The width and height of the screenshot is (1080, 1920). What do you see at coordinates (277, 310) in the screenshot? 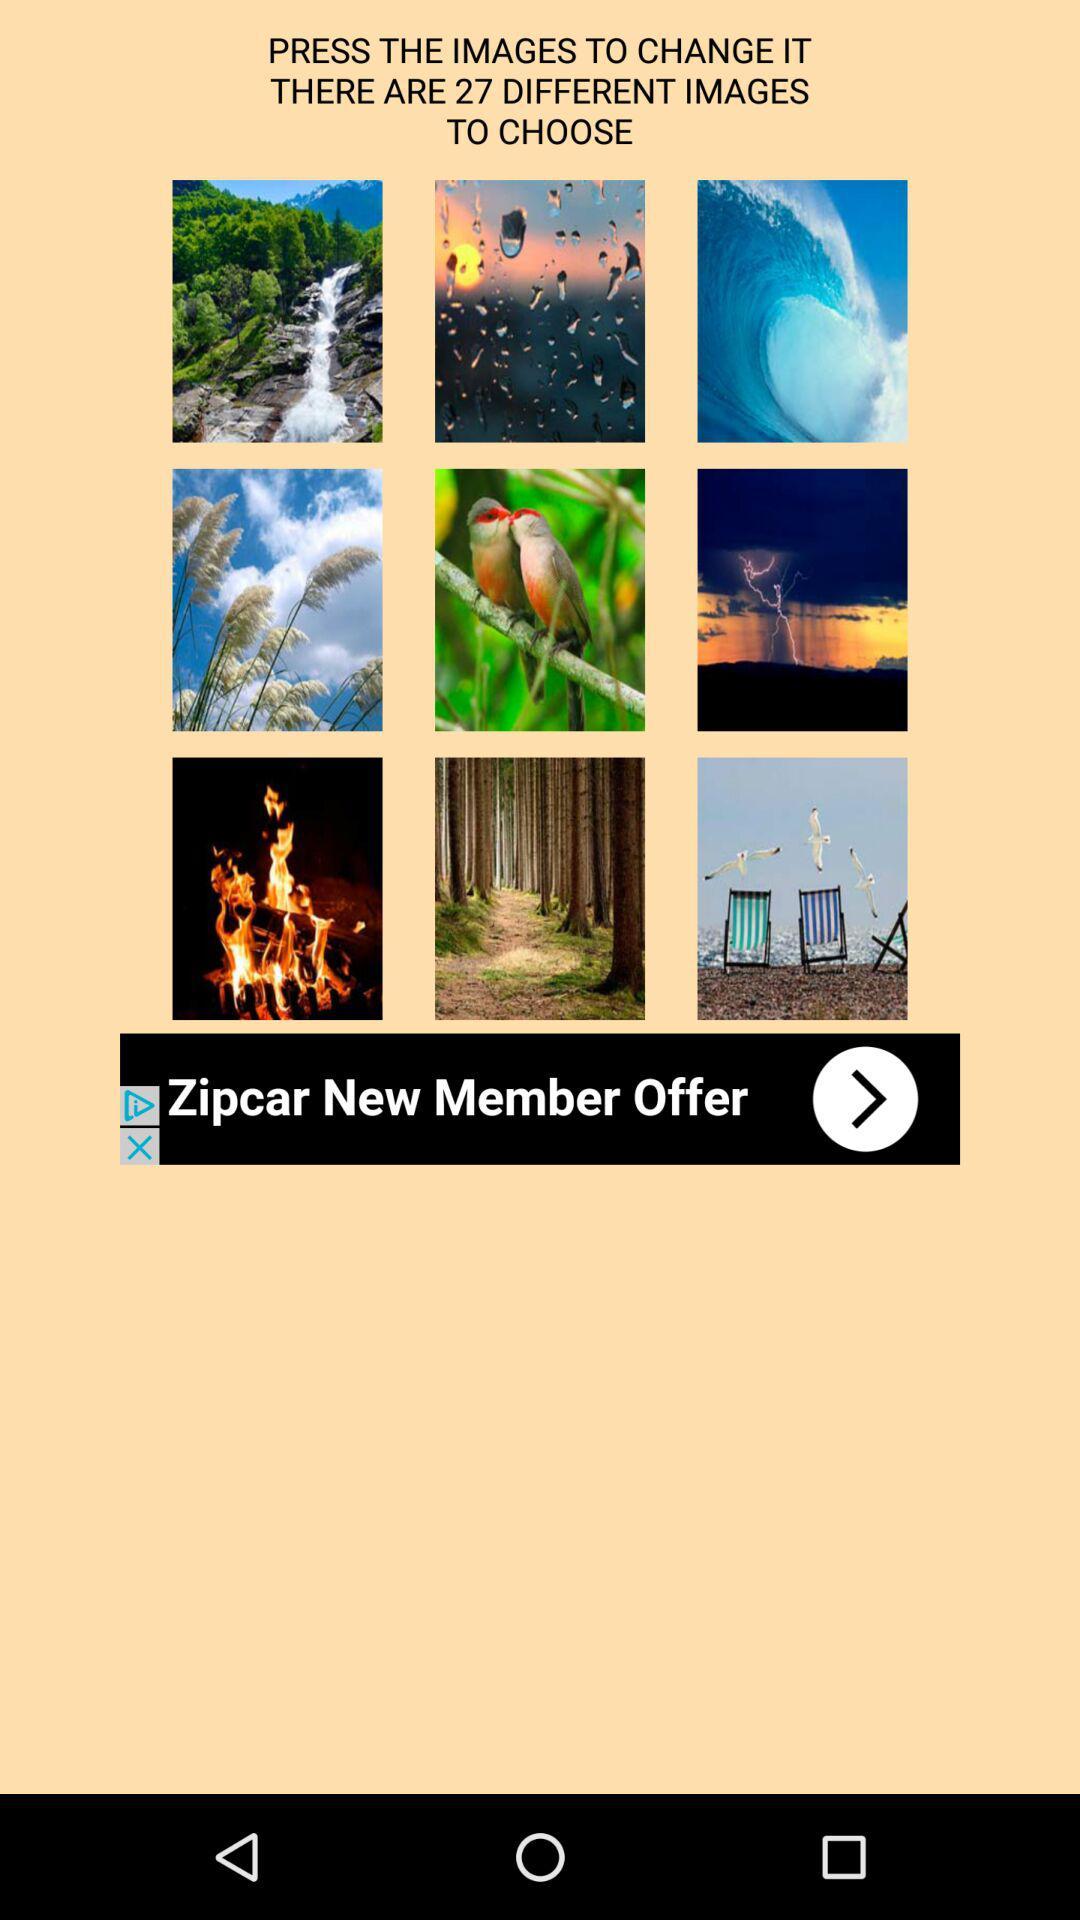
I see `pothagrapy displayer` at bounding box center [277, 310].